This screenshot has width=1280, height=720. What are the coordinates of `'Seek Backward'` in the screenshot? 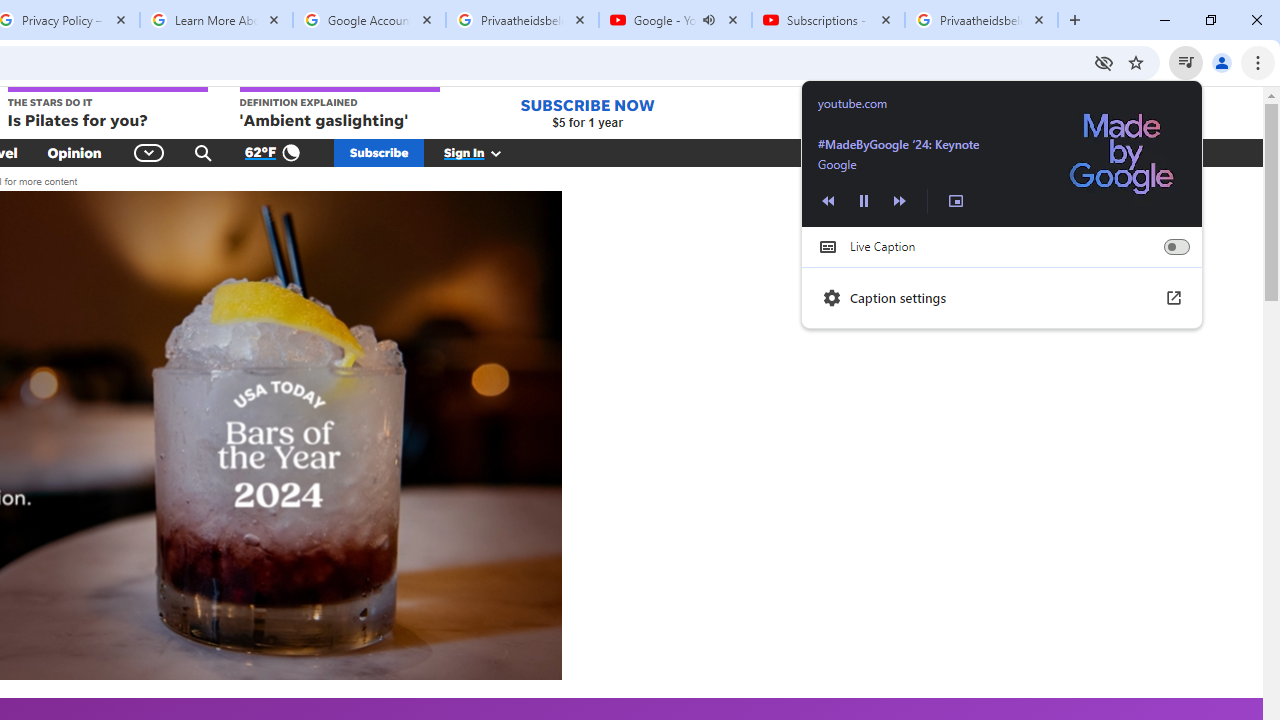 It's located at (828, 200).